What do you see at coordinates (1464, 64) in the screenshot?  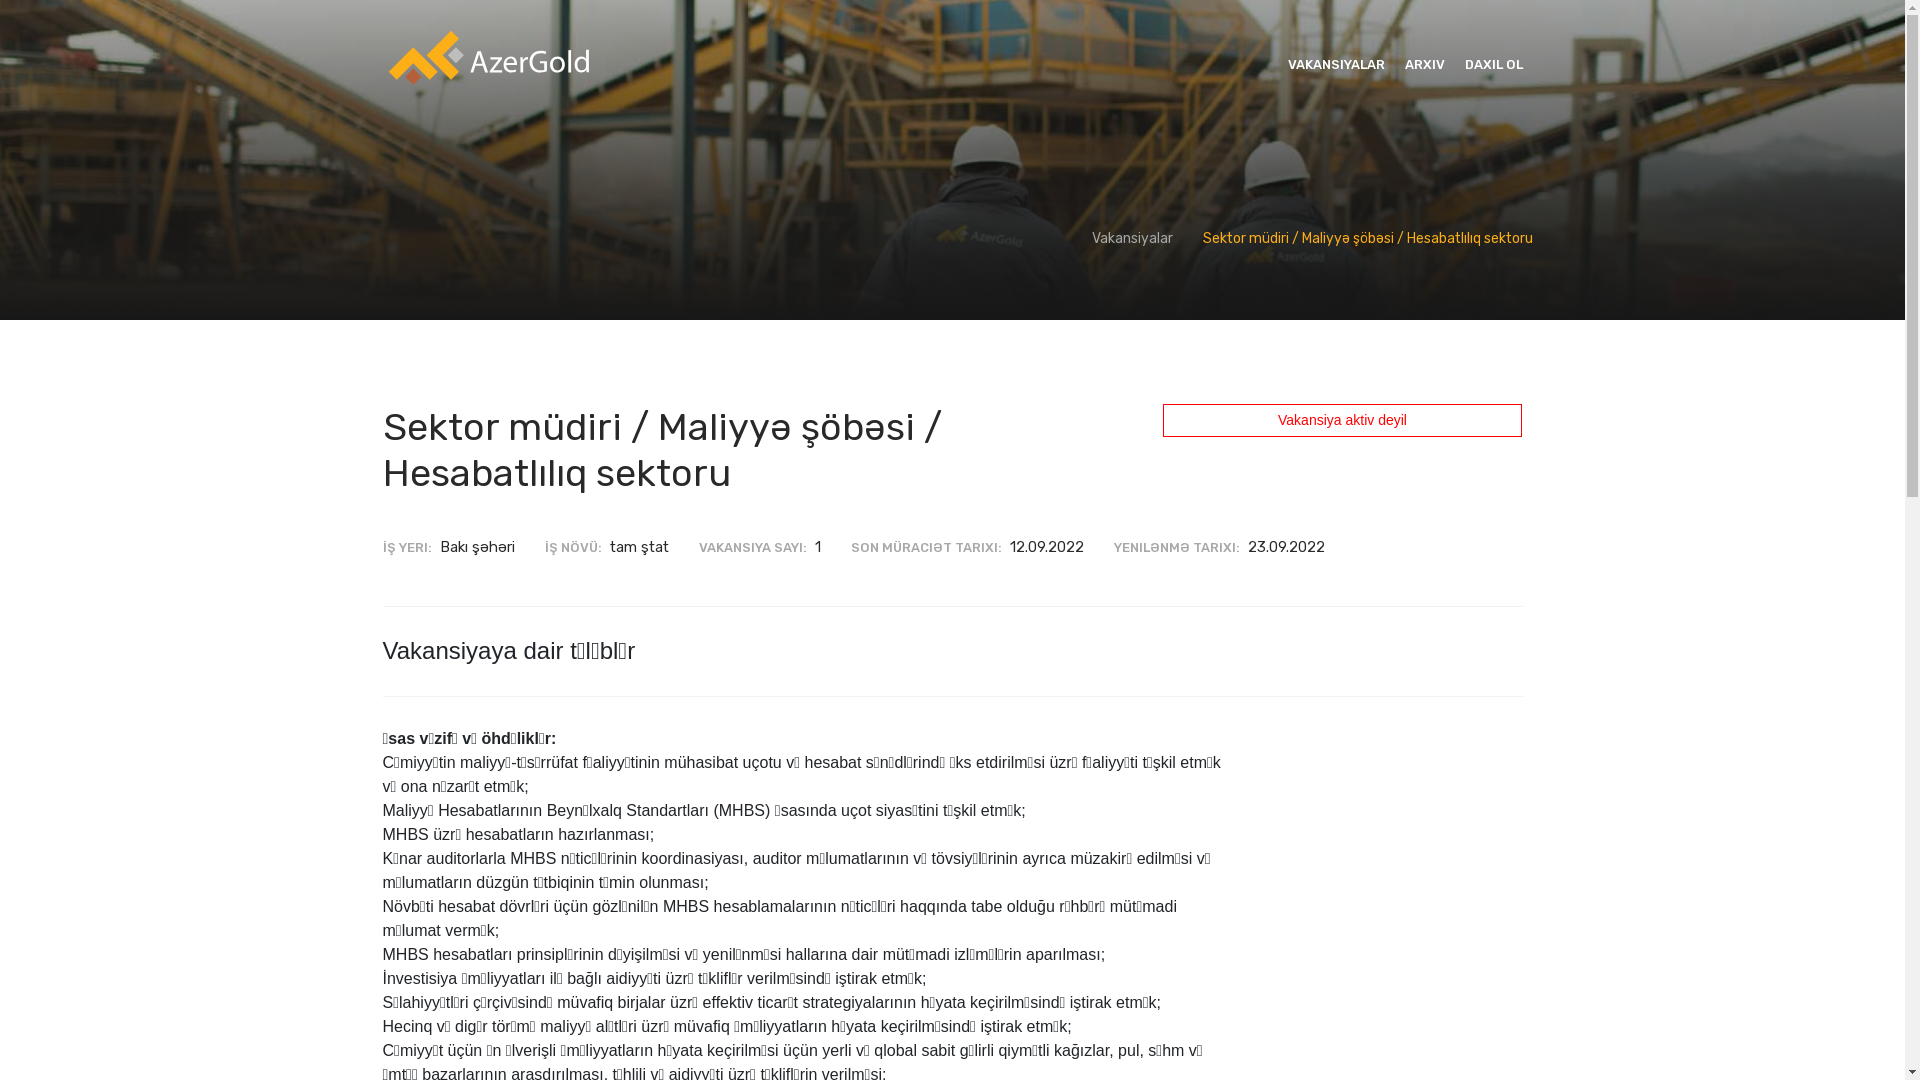 I see `'DAXIL OL'` at bounding box center [1464, 64].